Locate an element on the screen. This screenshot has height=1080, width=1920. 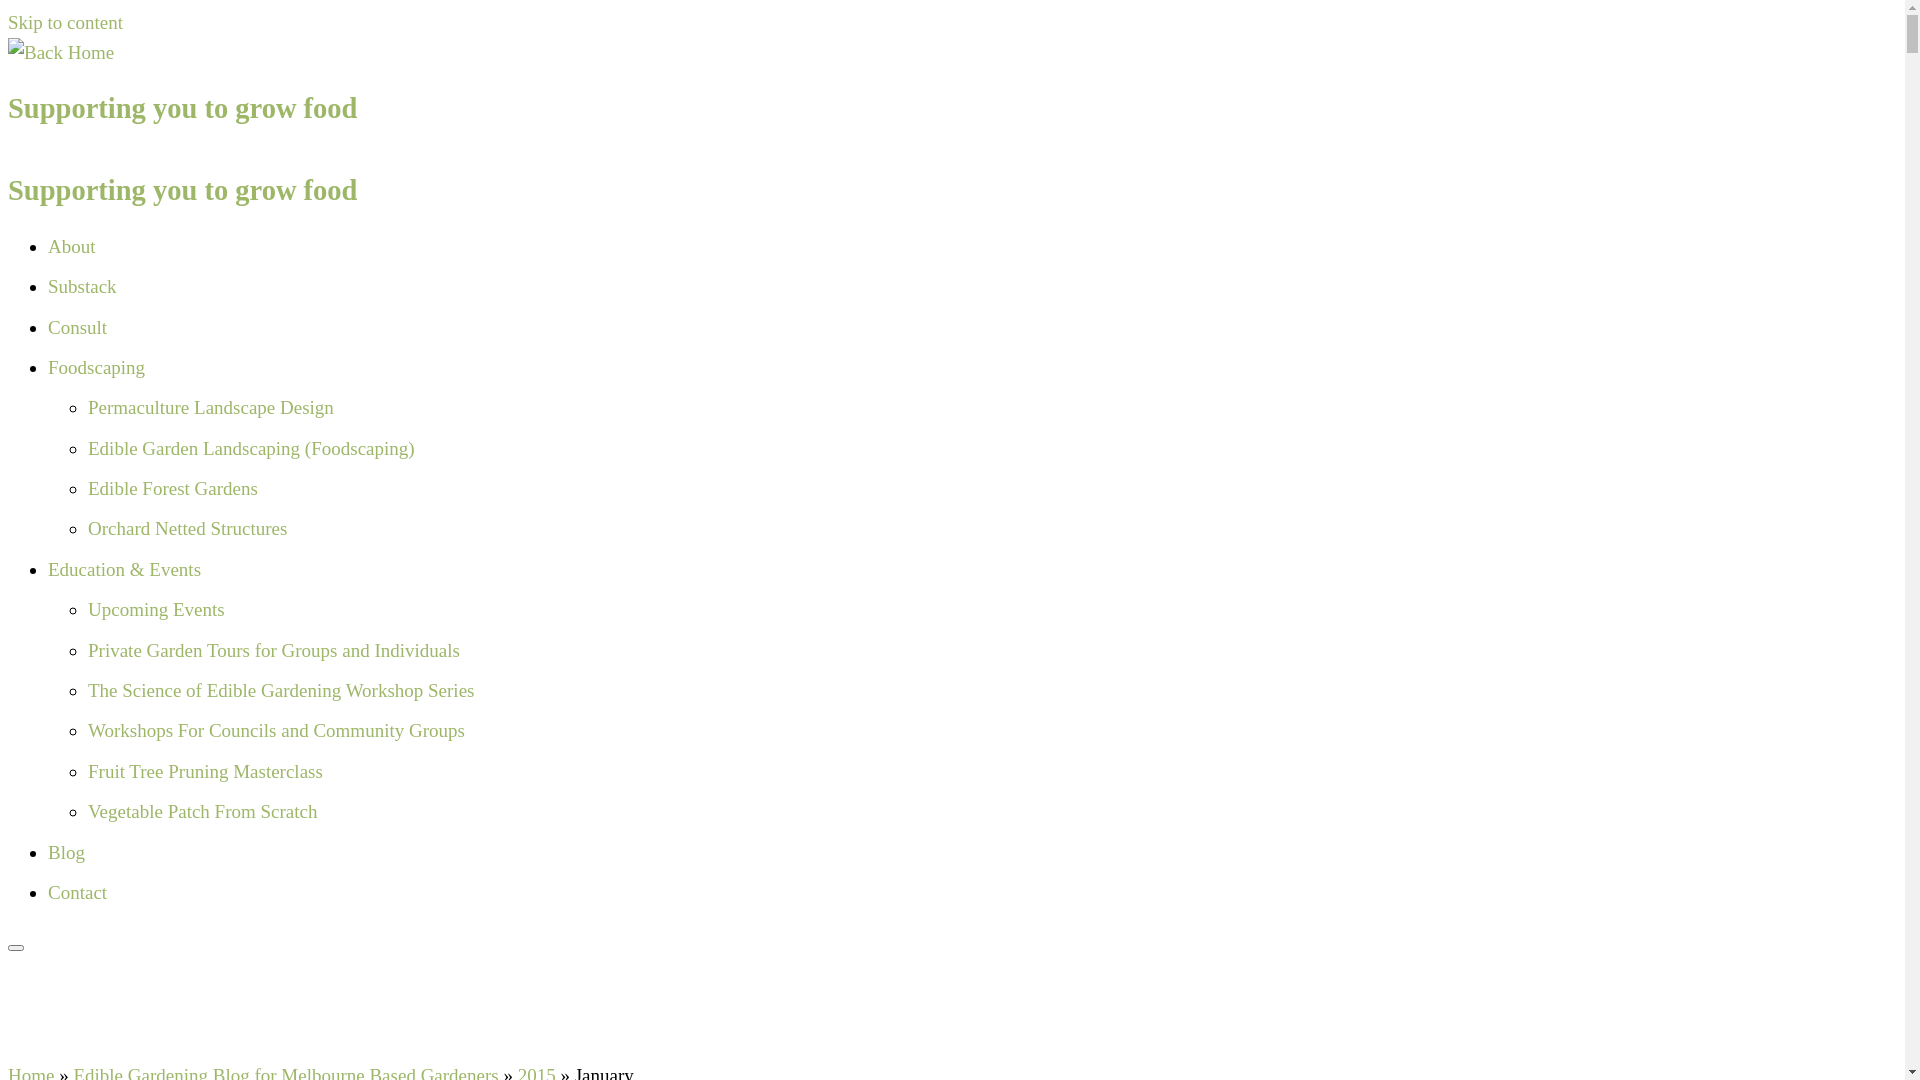
'Consult' is located at coordinates (77, 325).